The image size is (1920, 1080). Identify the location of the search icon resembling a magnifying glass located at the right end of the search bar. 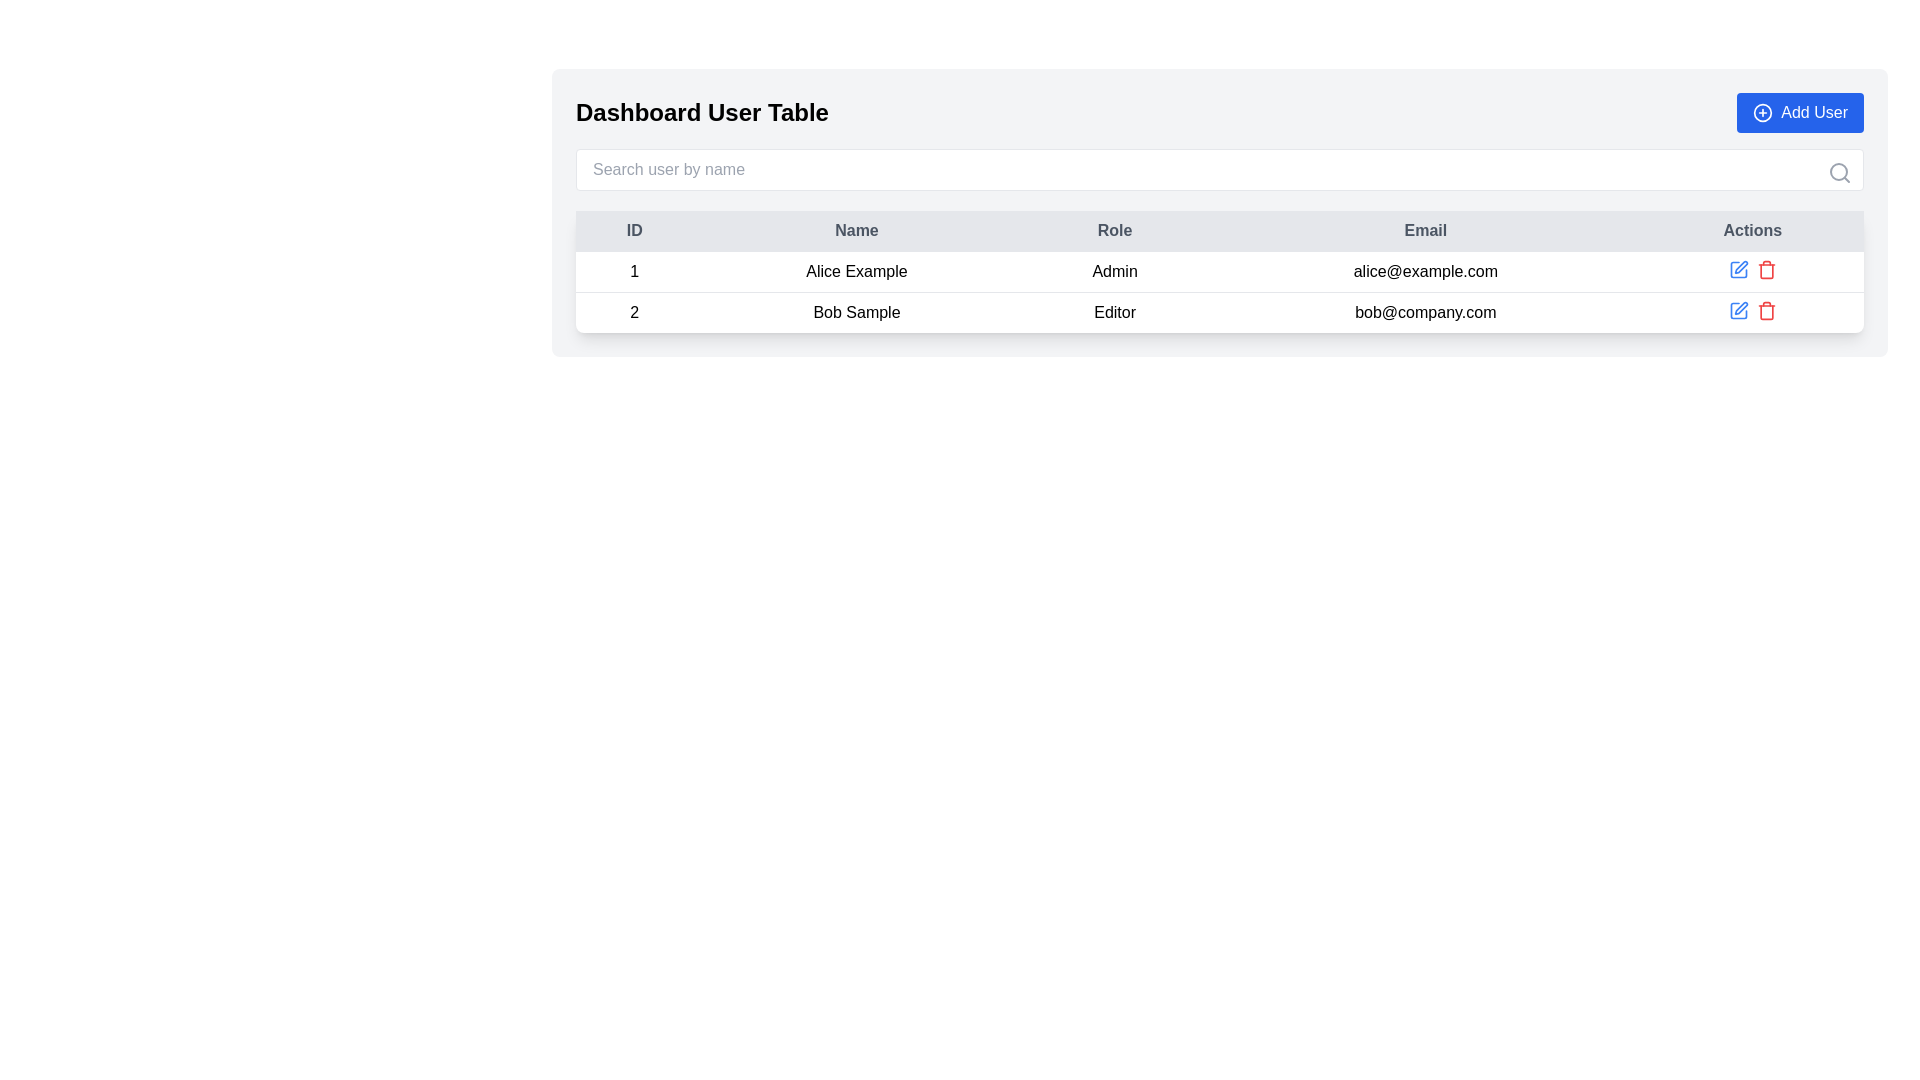
(1839, 172).